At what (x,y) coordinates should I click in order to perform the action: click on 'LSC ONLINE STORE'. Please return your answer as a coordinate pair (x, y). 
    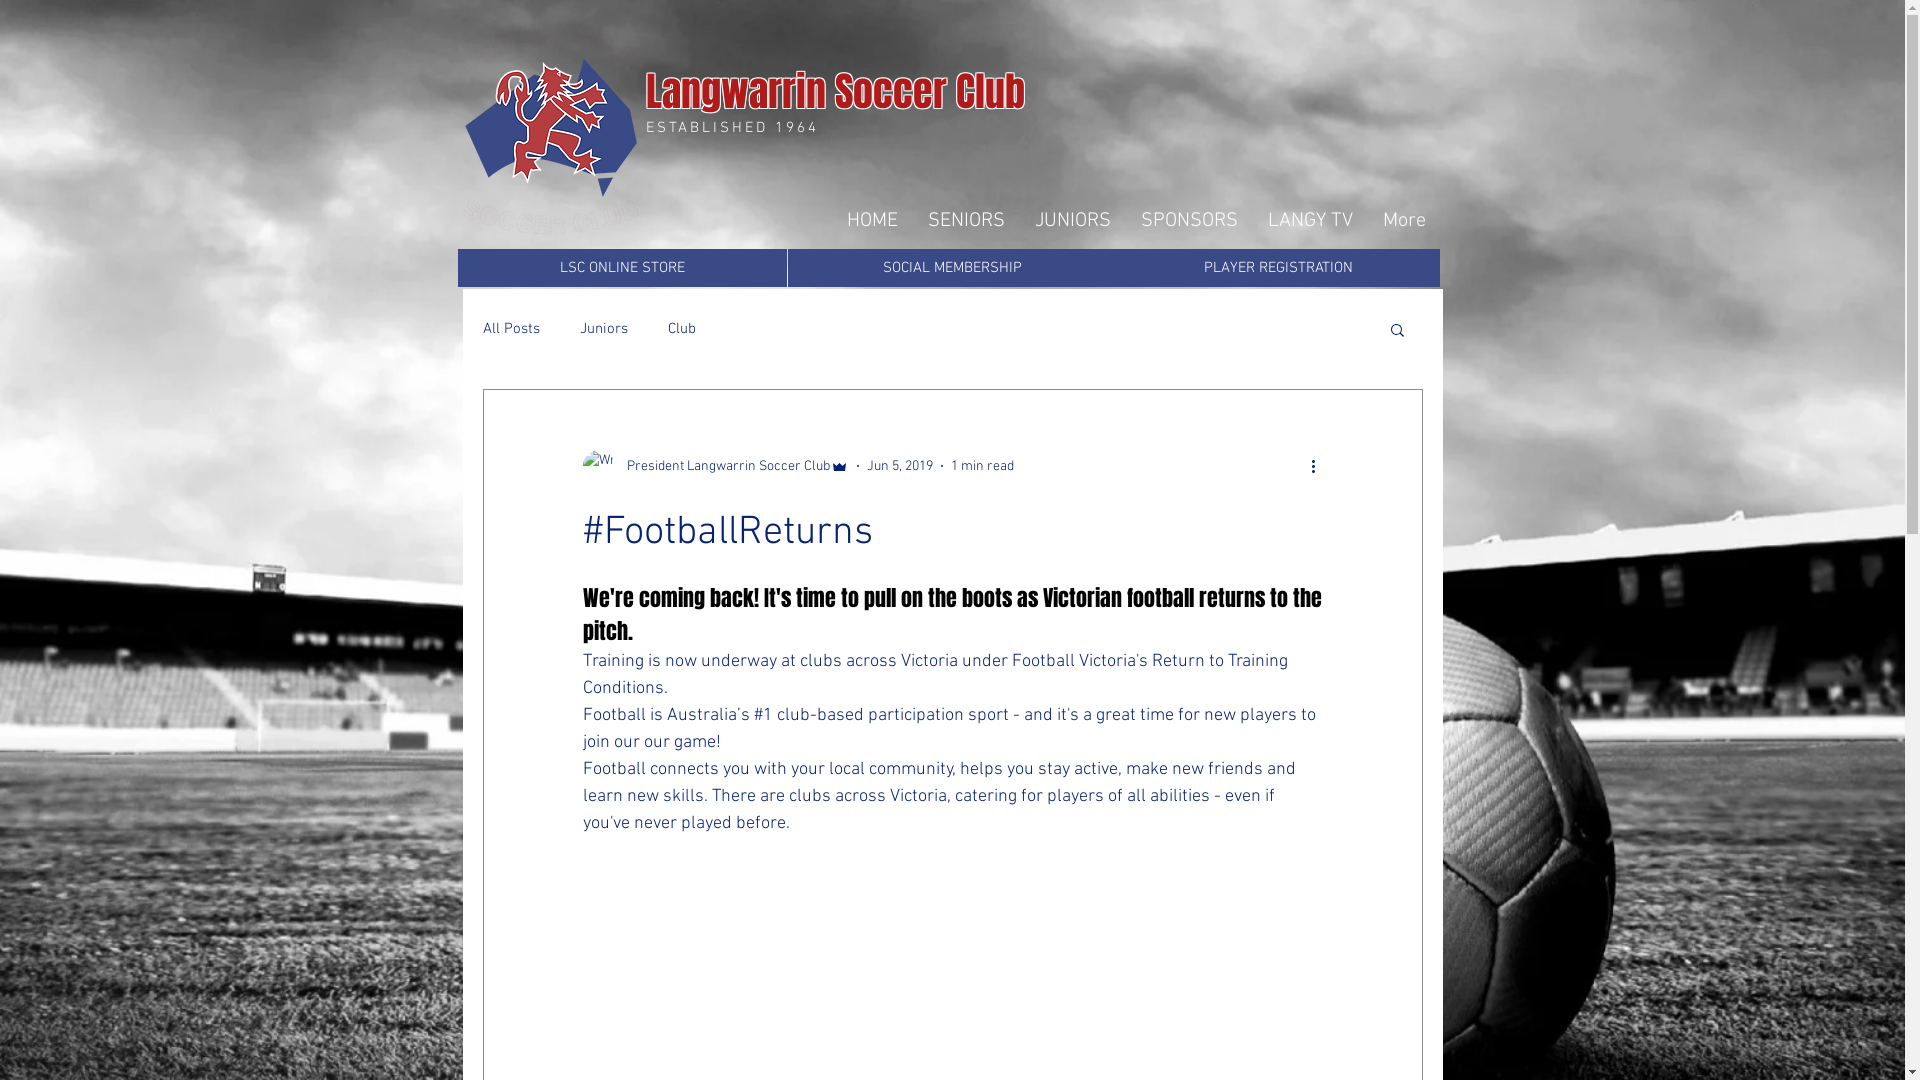
    Looking at the image, I should click on (621, 266).